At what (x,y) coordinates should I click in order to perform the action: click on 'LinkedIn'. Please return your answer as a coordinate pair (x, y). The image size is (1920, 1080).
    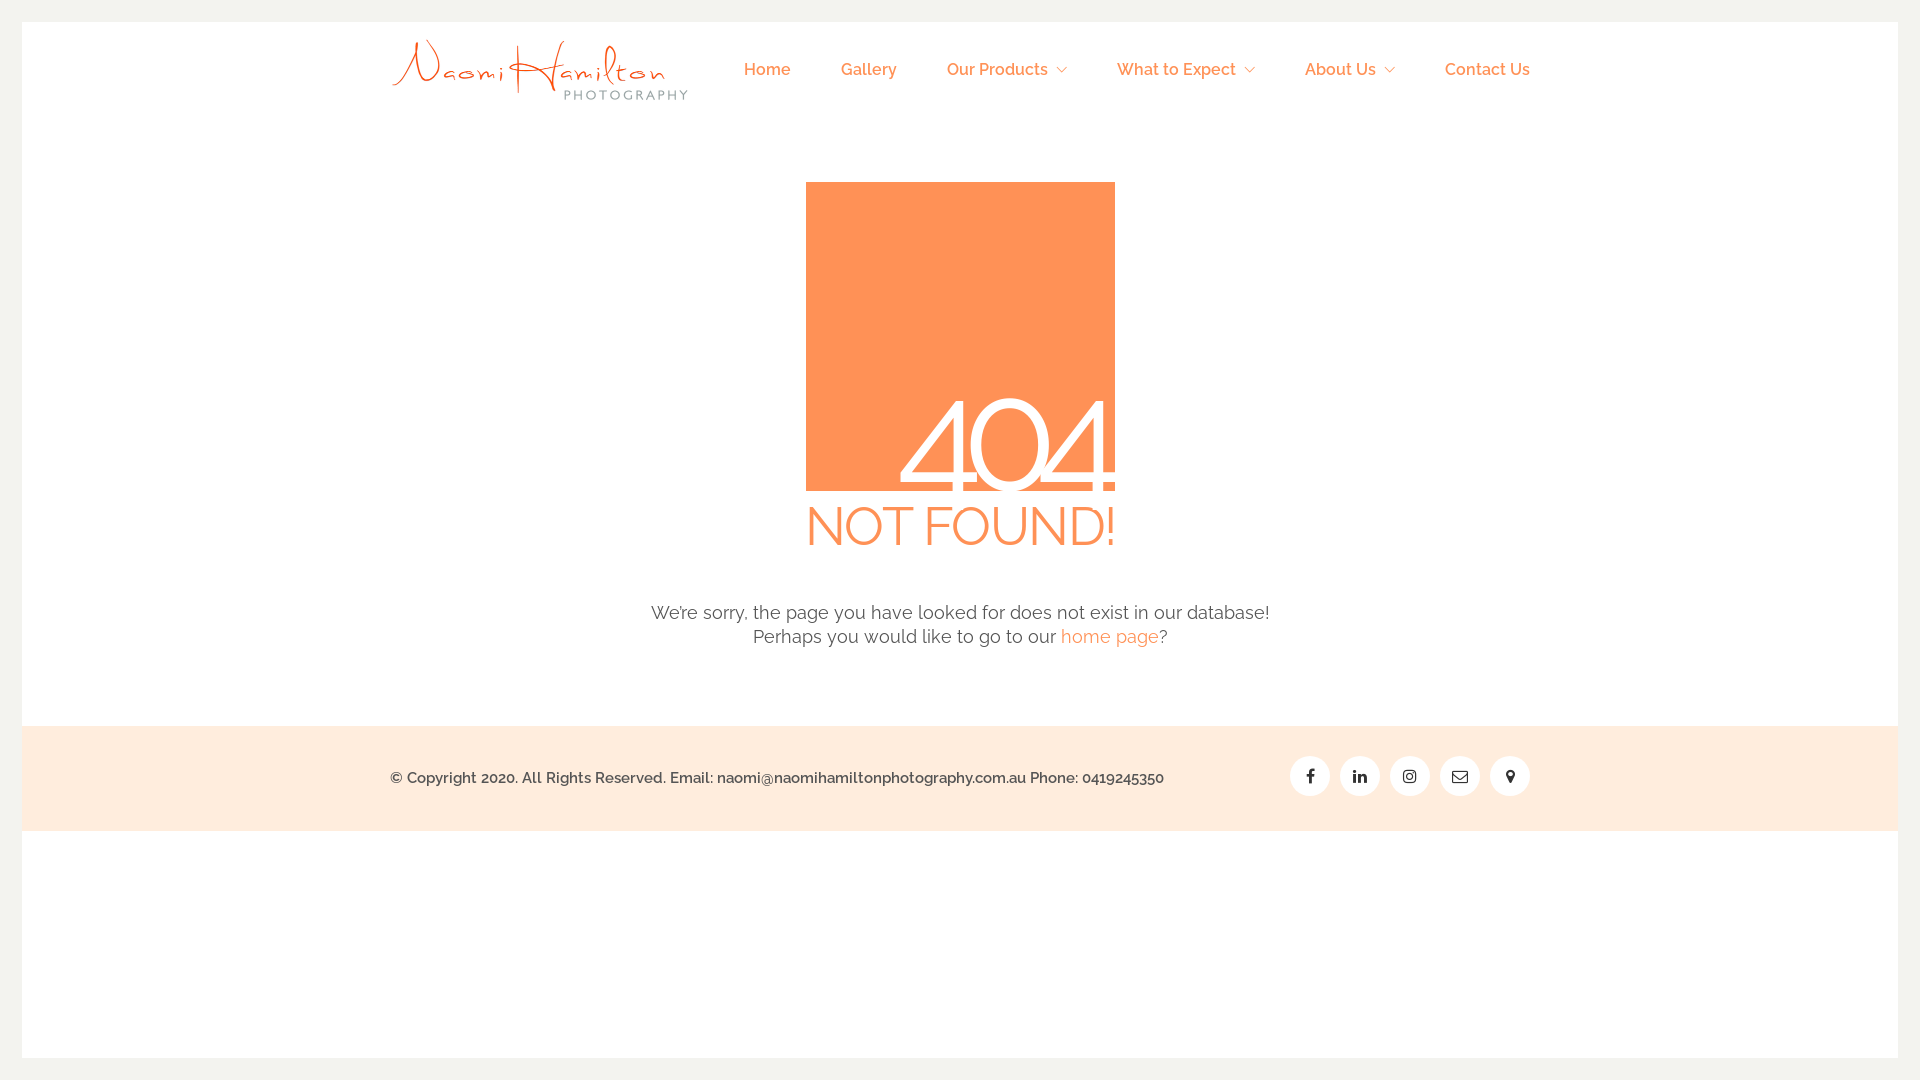
    Looking at the image, I should click on (1359, 774).